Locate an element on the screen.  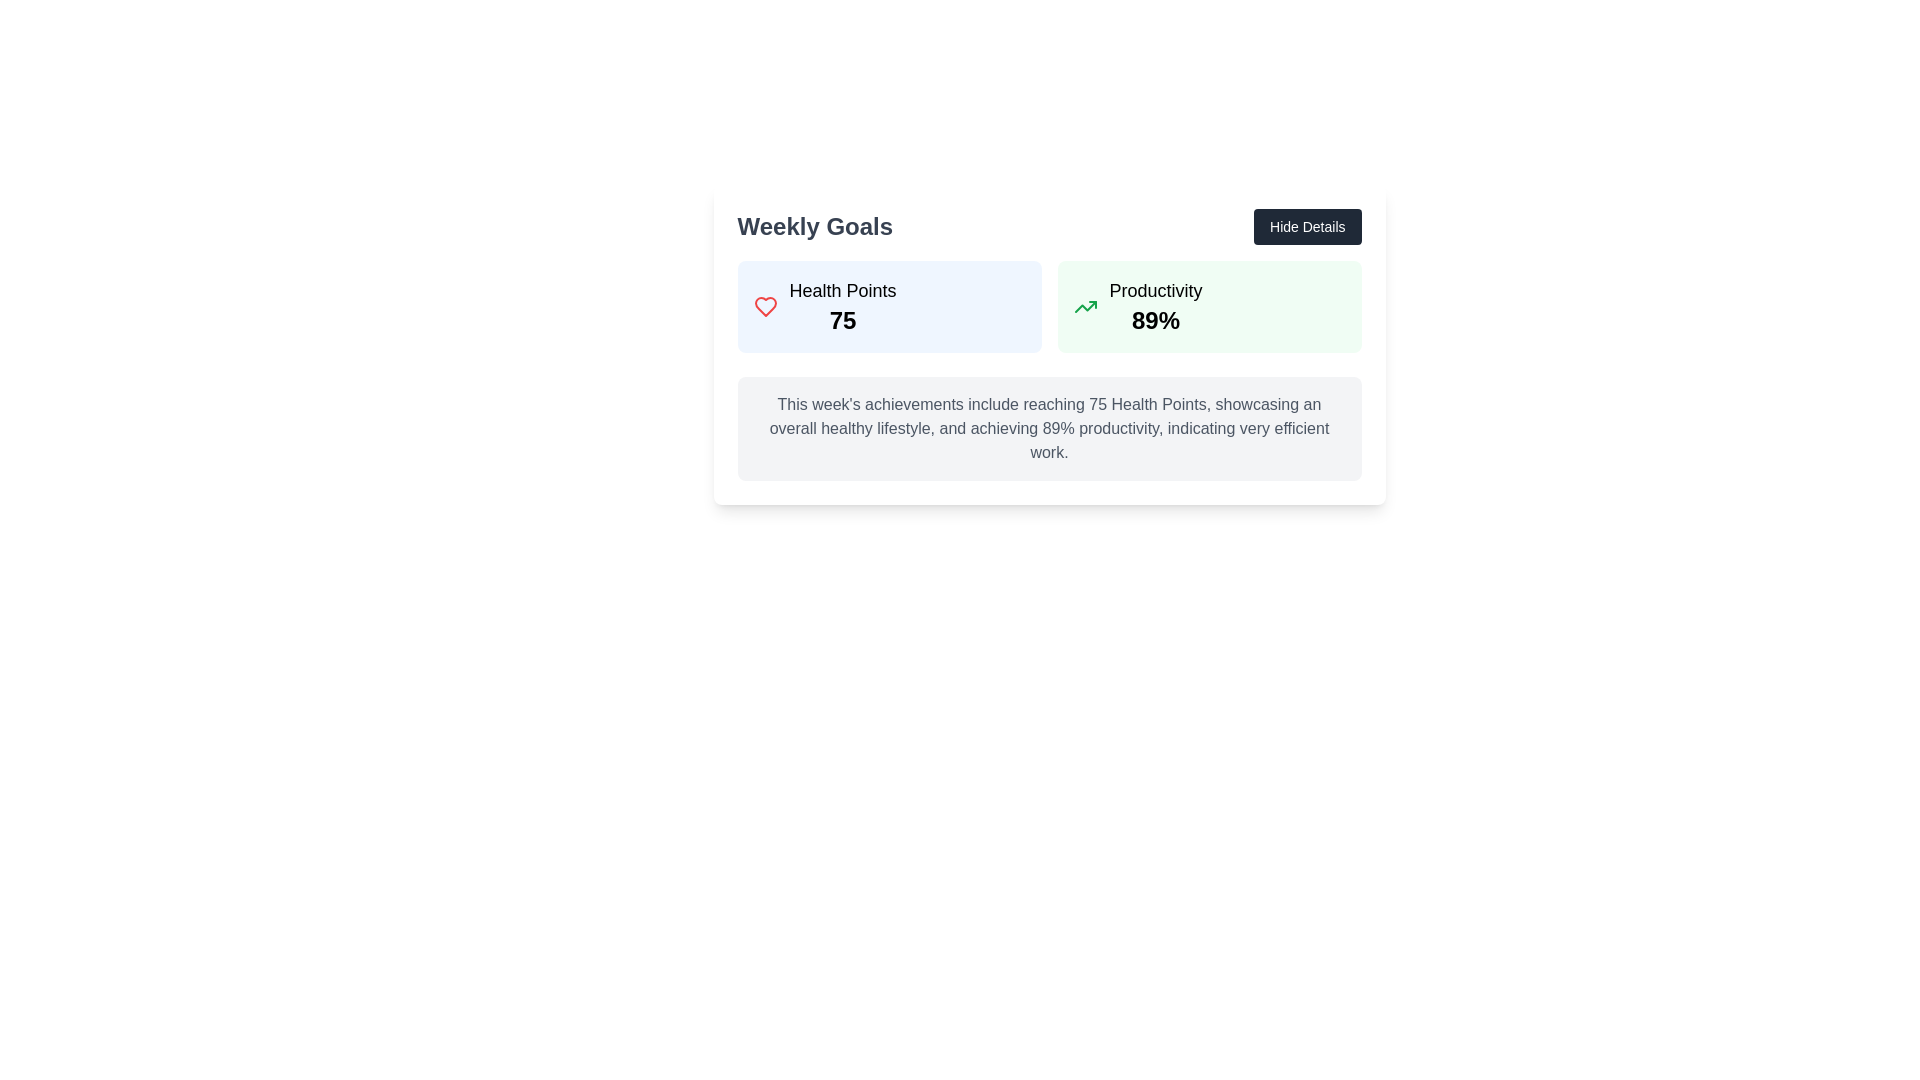
the 'Health Points' text label displaying the number '75', which is prominently styled in bold and larger font, located in the top-left of the 'Weekly Goals' section beside a red heart icon is located at coordinates (843, 307).